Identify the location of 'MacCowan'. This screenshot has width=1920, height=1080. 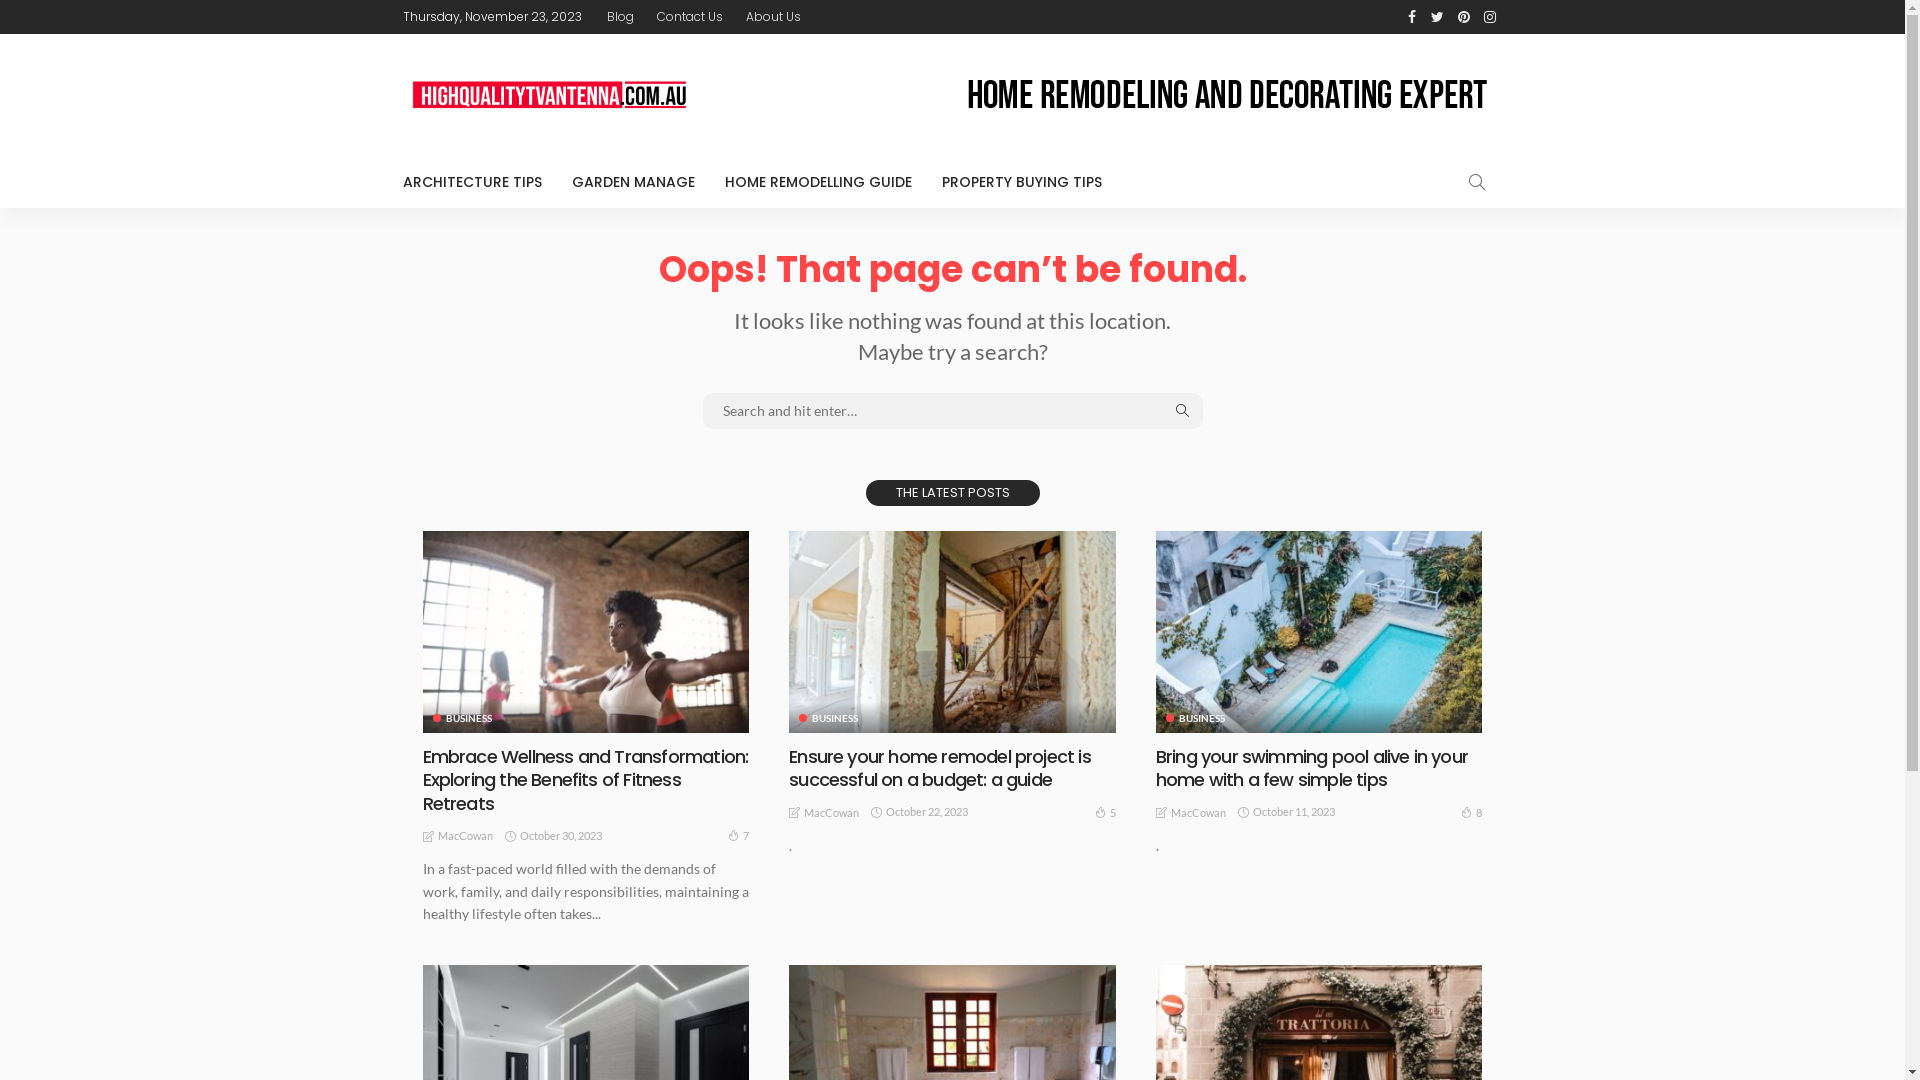
(1198, 813).